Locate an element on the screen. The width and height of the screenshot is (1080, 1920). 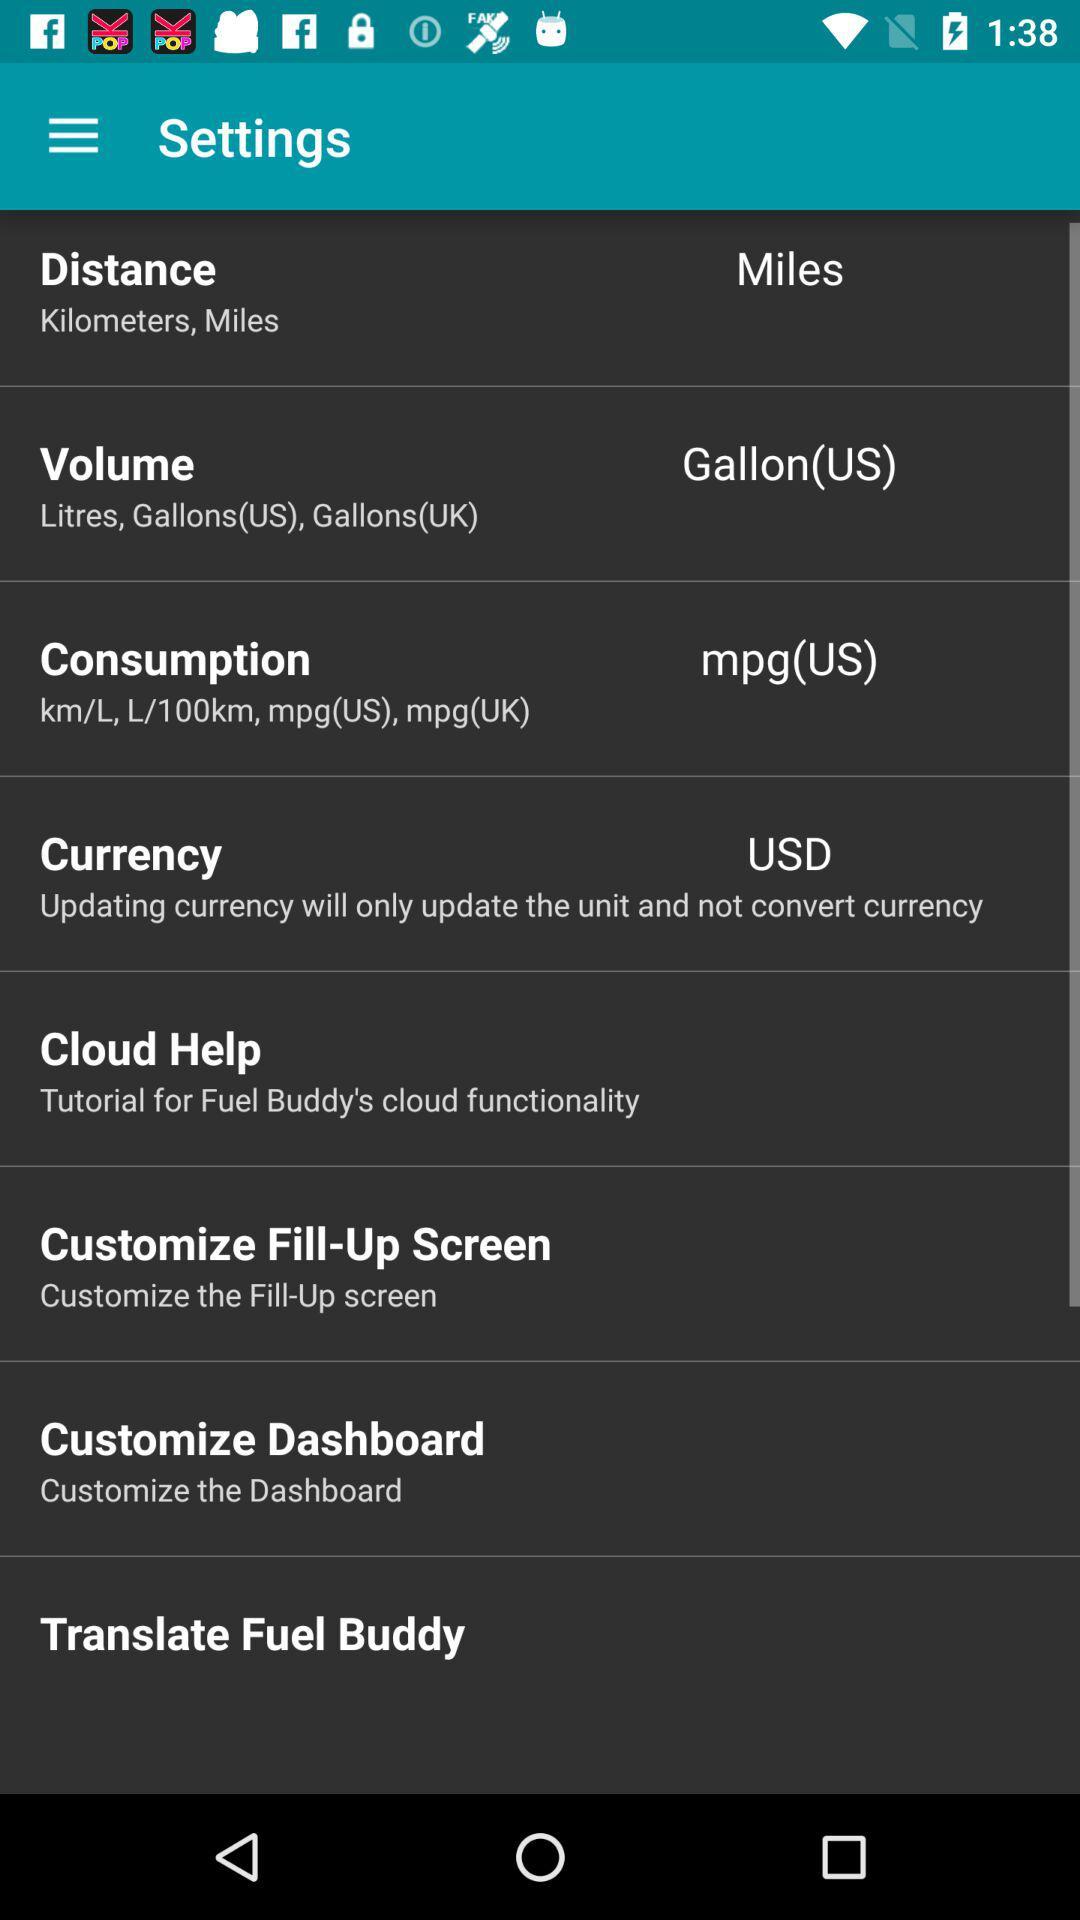
the cloud help item is located at coordinates (559, 1046).